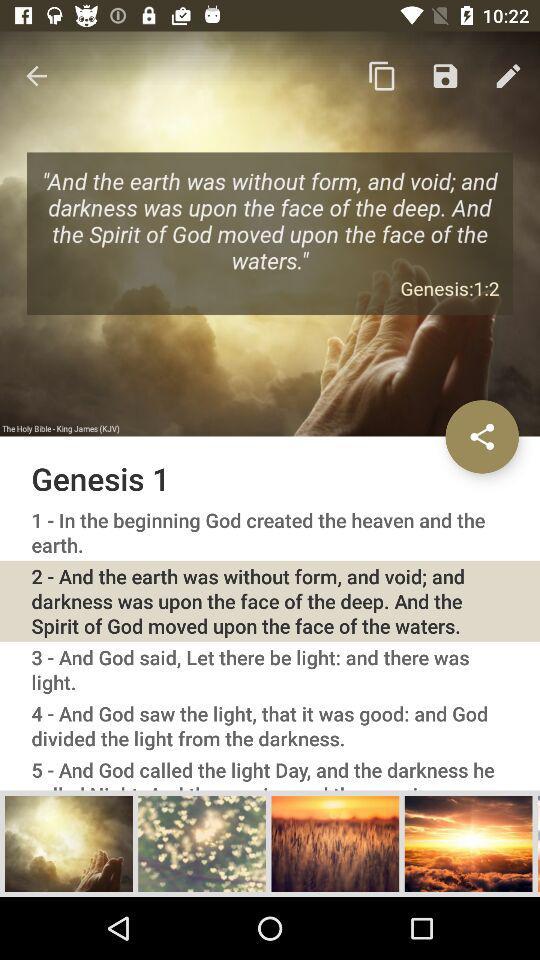 Image resolution: width=540 pixels, height=960 pixels. I want to click on background, so click(335, 842).